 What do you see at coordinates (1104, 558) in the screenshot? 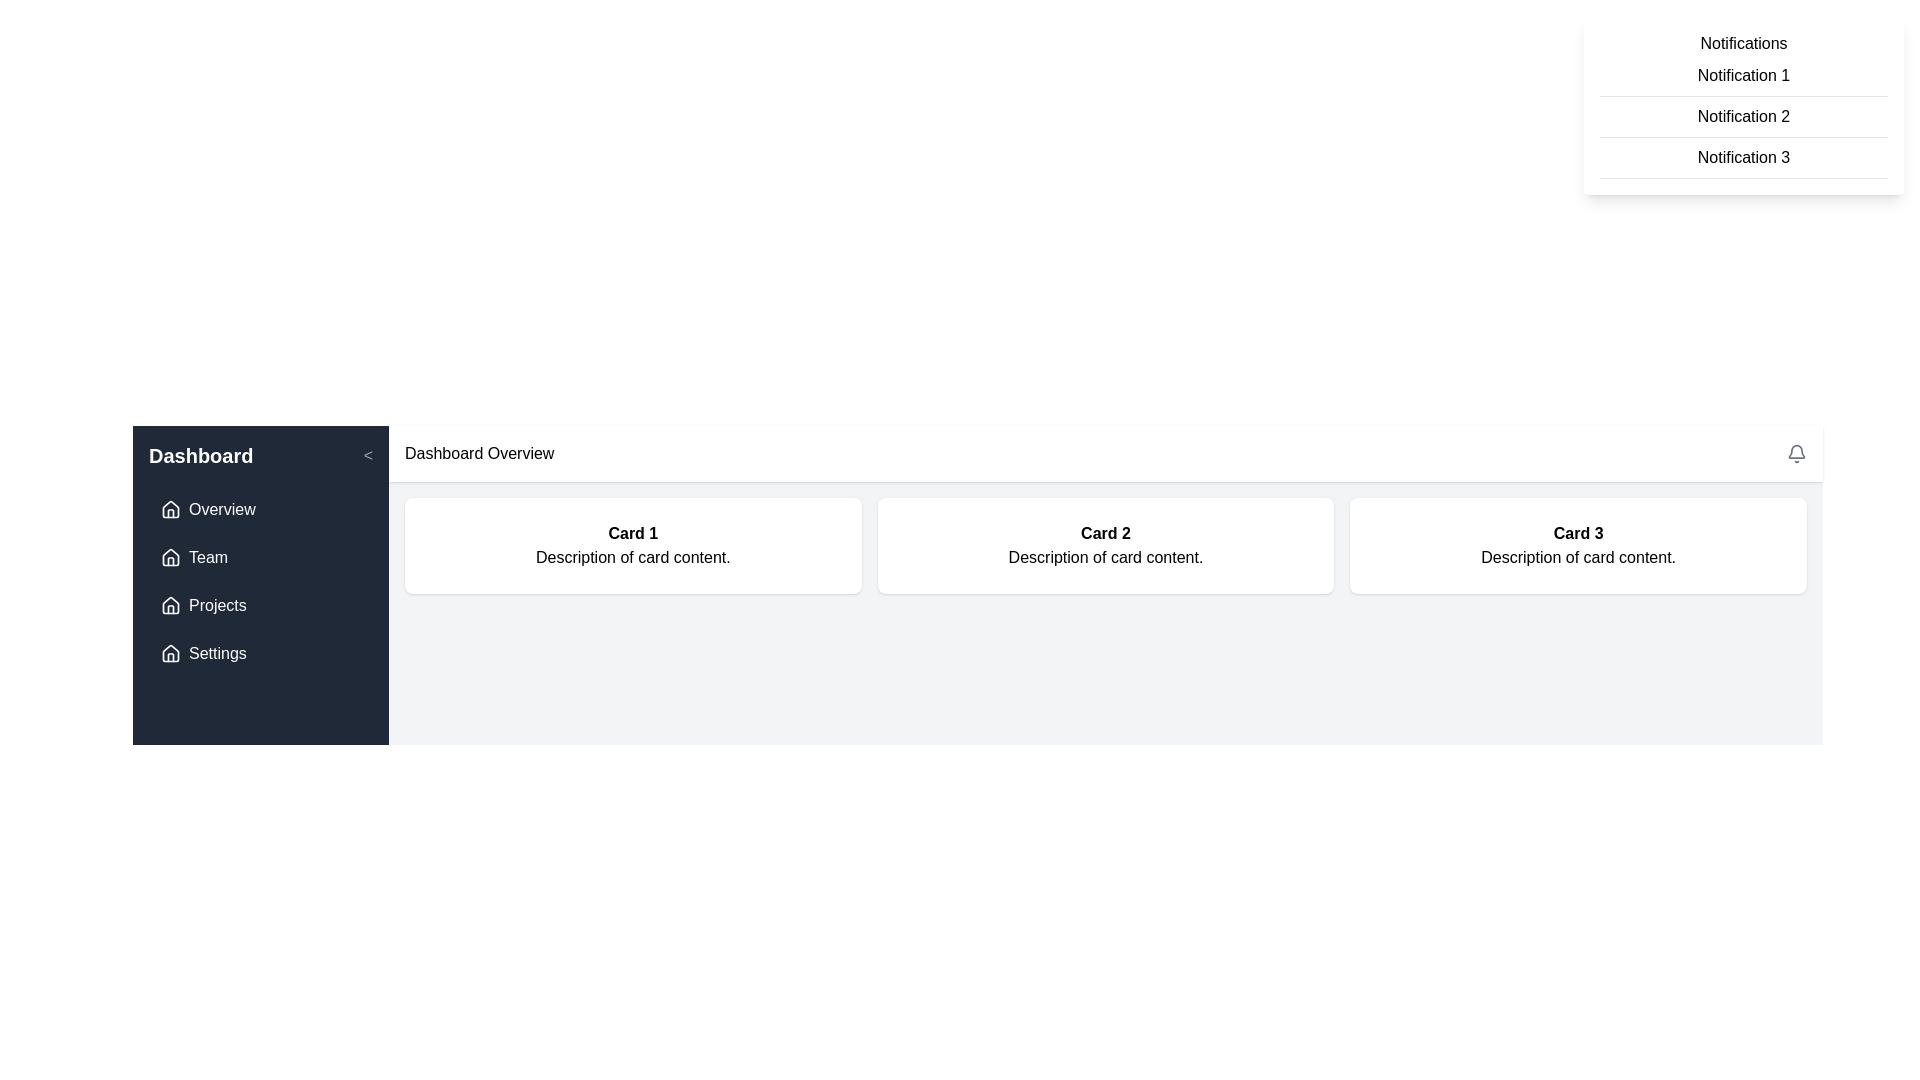
I see `the text content element containing the phrase 'Description of card content.' located within 'Card 2.'` at bounding box center [1104, 558].